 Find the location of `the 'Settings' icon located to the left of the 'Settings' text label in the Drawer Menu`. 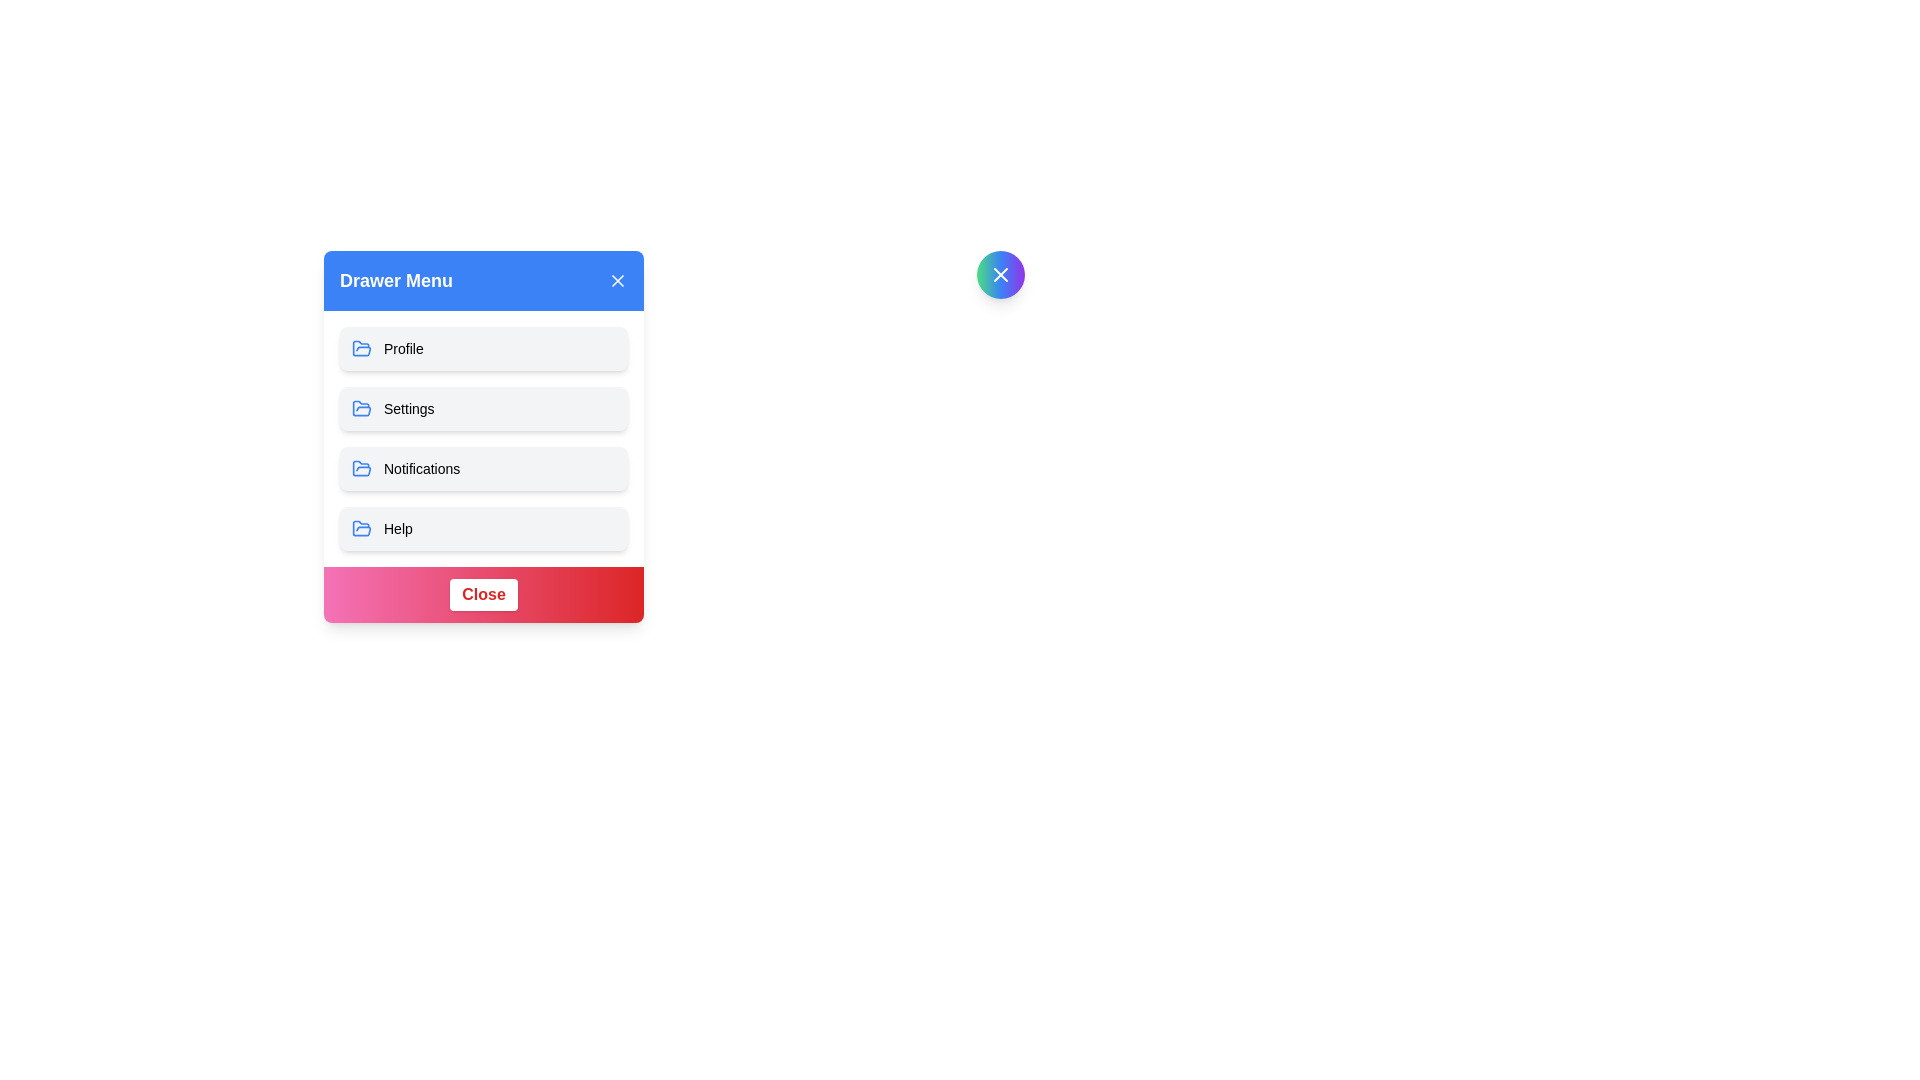

the 'Settings' icon located to the left of the 'Settings' text label in the Drawer Menu is located at coordinates (361, 407).